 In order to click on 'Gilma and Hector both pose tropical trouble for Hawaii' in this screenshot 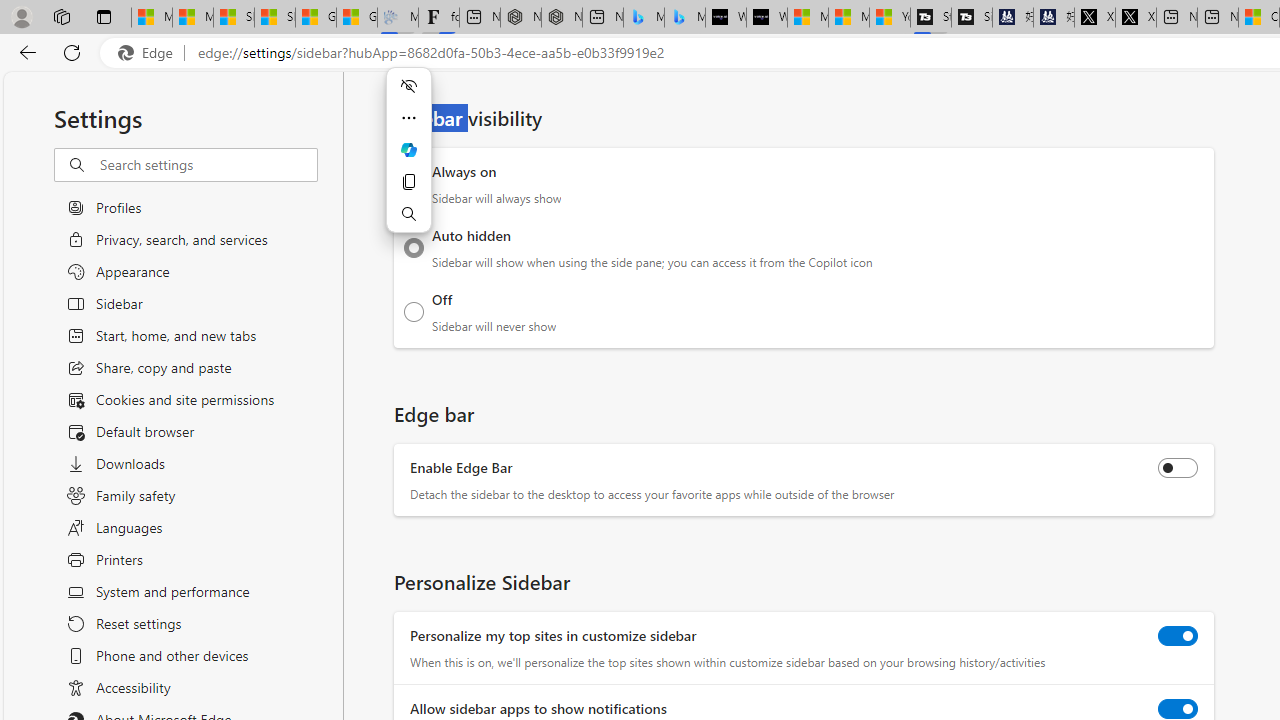, I will do `click(357, 17)`.